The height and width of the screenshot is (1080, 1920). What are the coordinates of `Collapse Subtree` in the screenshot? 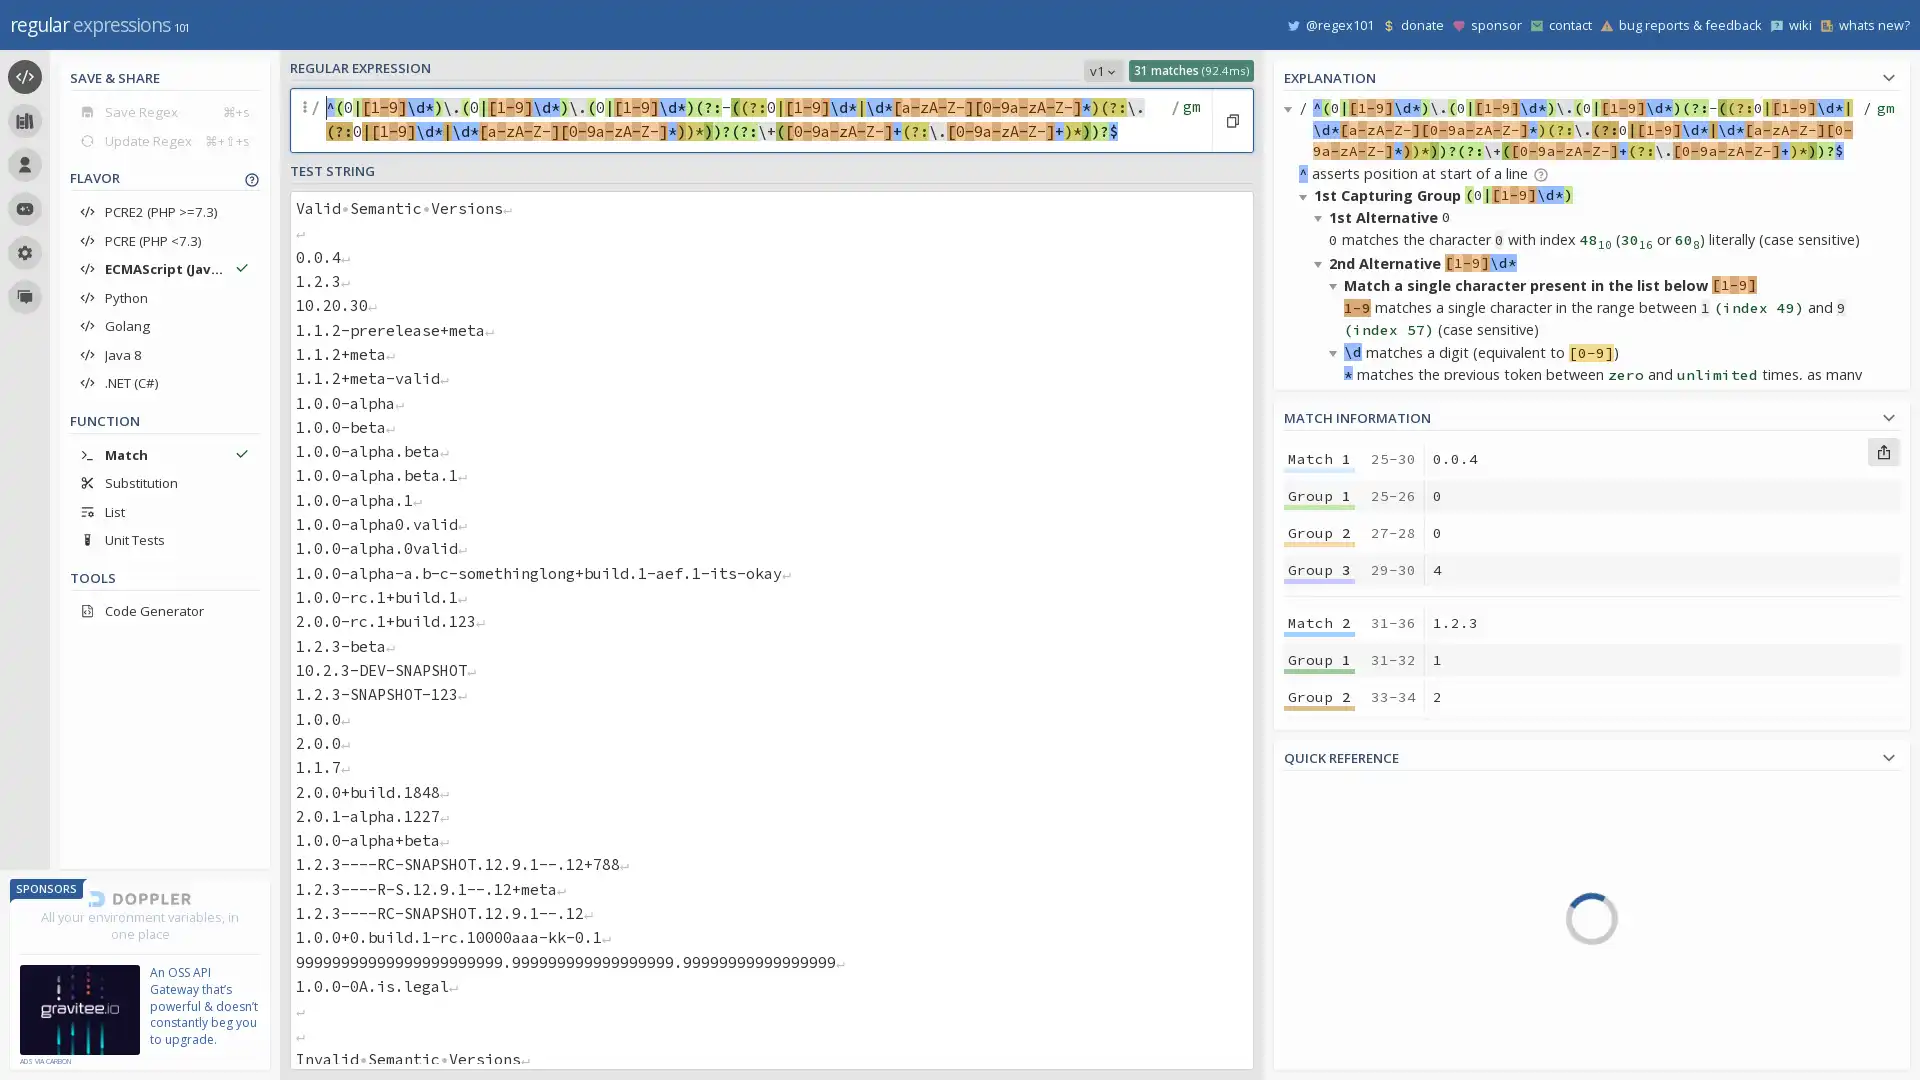 It's located at (1306, 443).